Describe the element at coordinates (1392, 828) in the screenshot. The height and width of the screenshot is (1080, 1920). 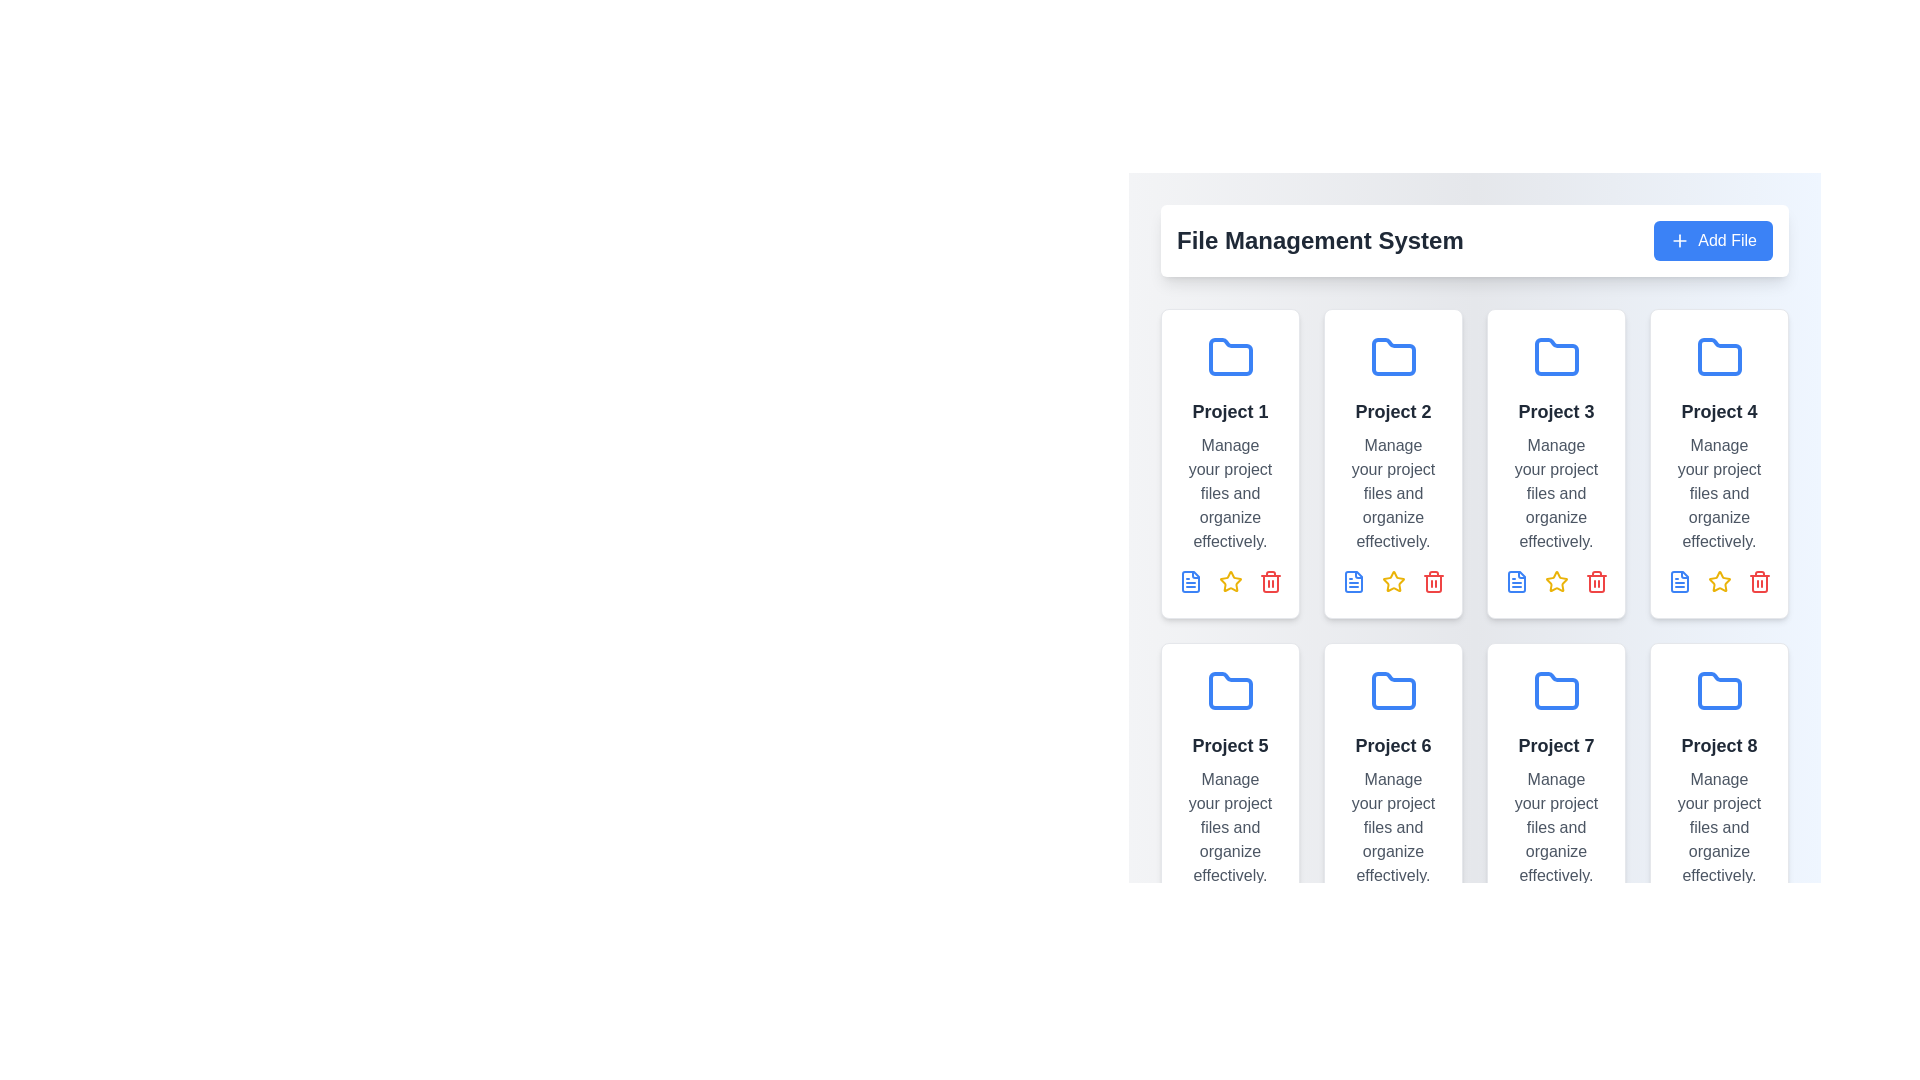
I see `the text label displaying 'Manage your project files and organize effectively.' which is located below the title 'Project 6' in the second row, second column of the card layout` at that location.